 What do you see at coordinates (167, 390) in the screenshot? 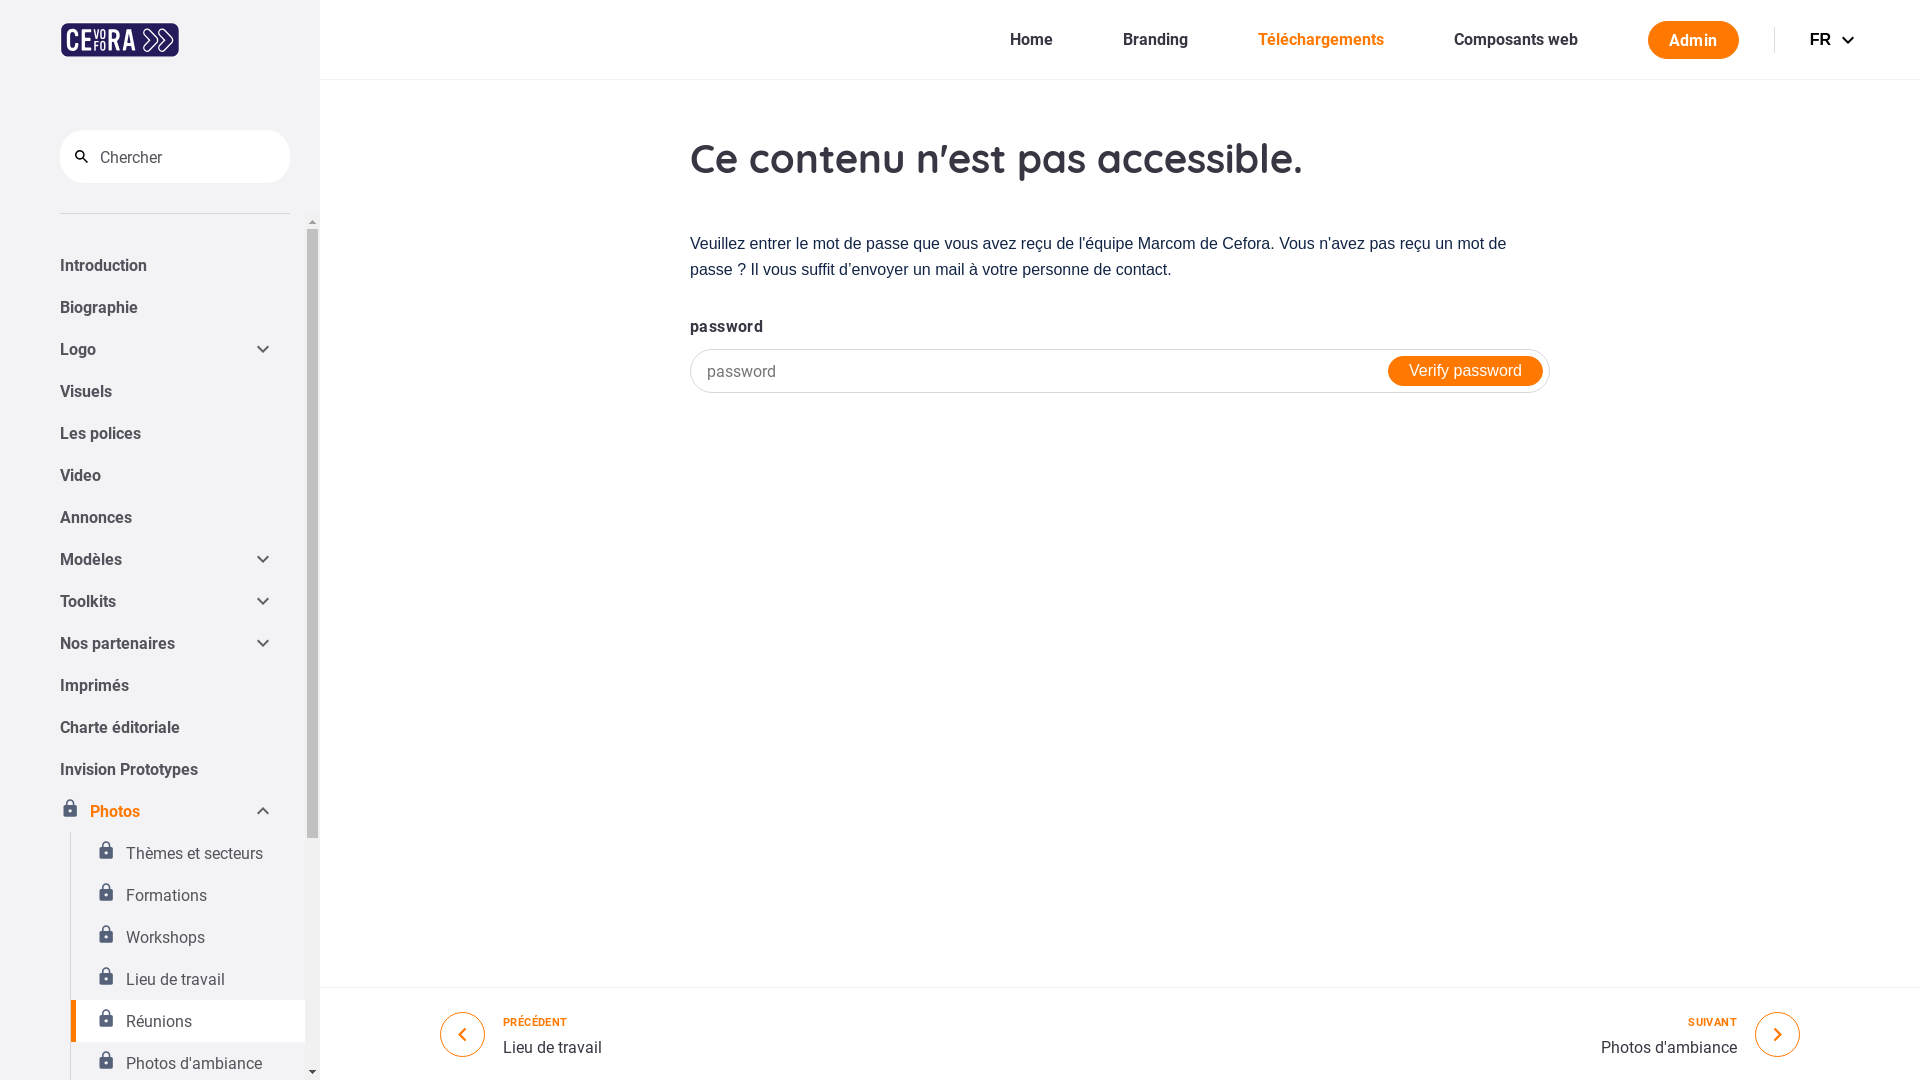
I see `'Visuels'` at bounding box center [167, 390].